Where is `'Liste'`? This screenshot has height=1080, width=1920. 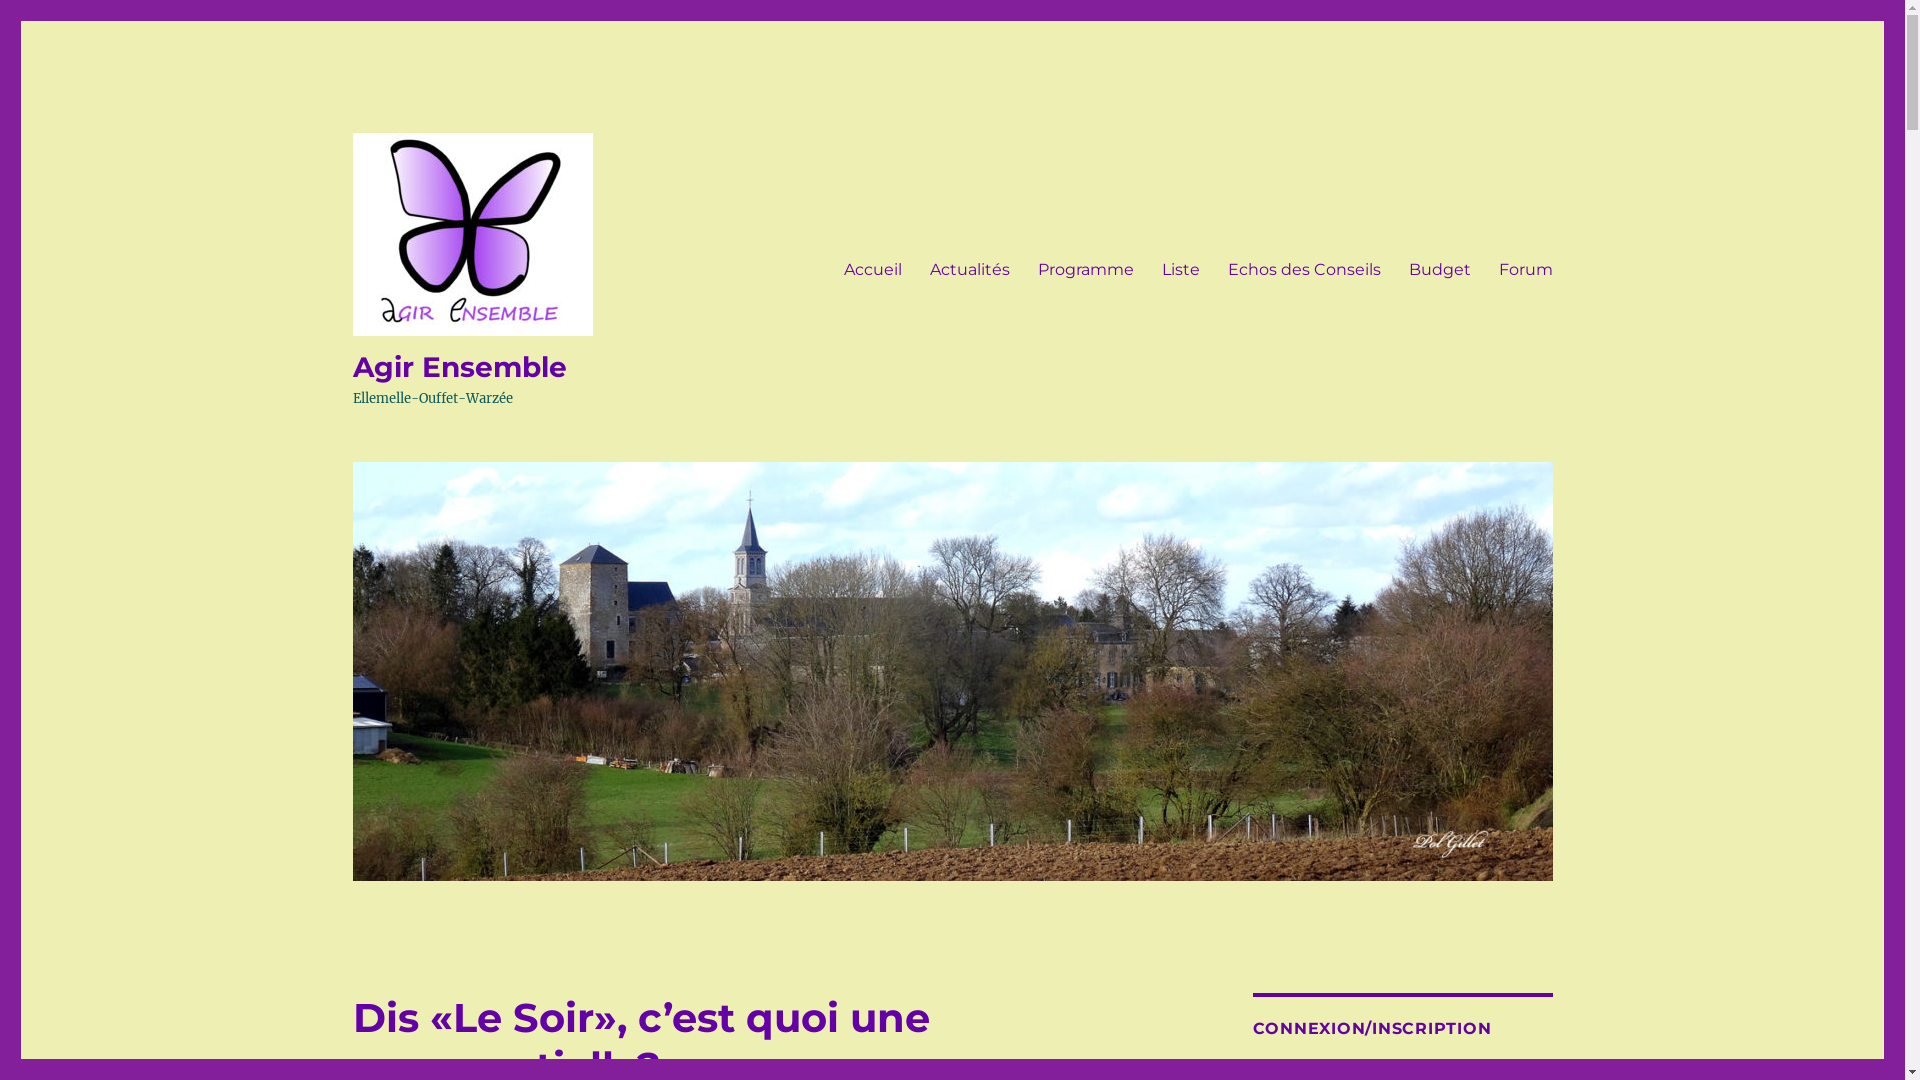
'Liste' is located at coordinates (1180, 268).